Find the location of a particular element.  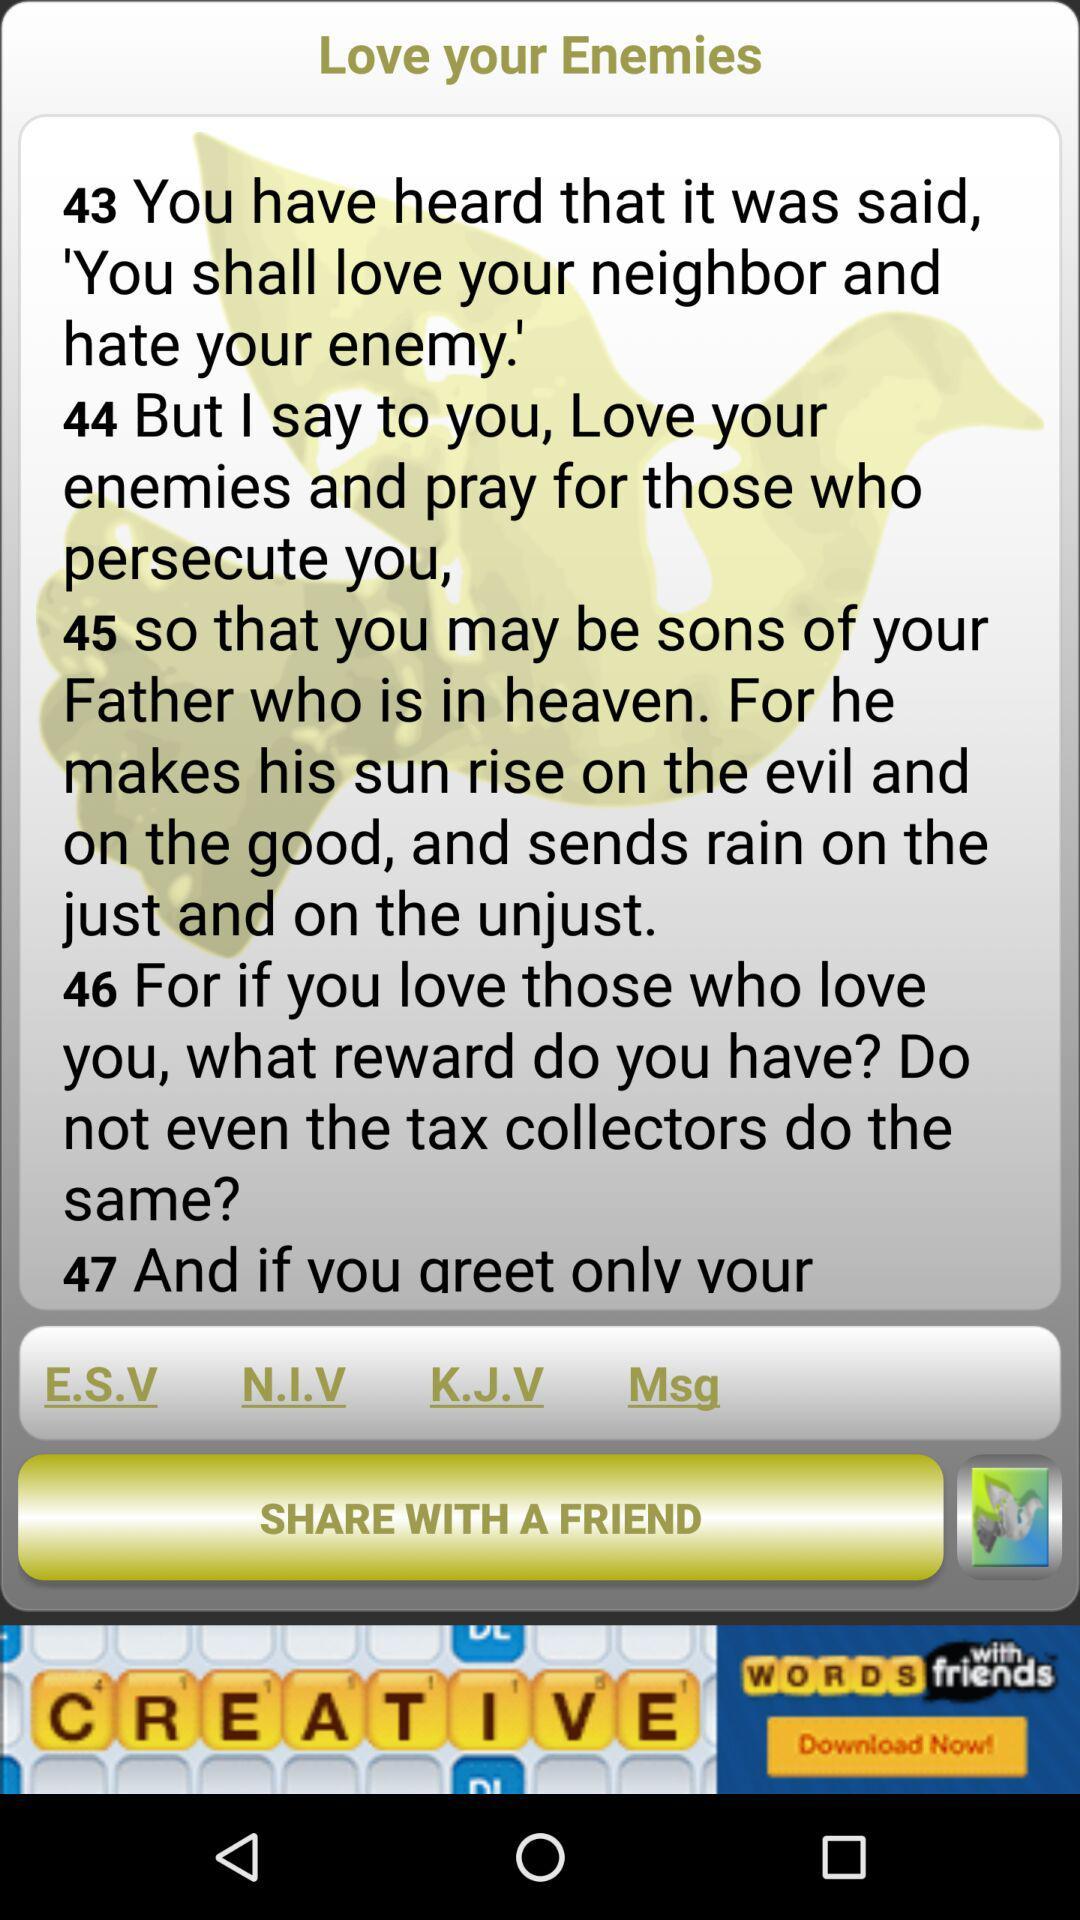

the twitter icon is located at coordinates (1009, 1623).